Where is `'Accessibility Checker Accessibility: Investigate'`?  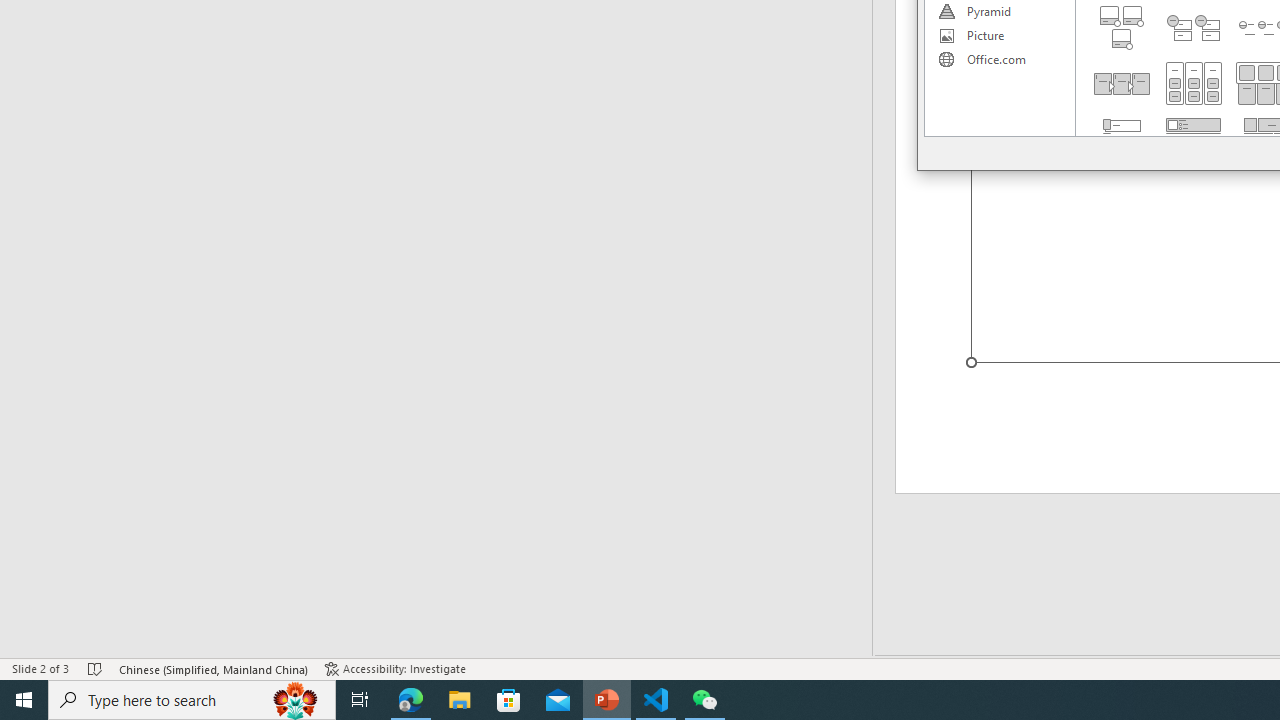 'Accessibility Checker Accessibility: Investigate' is located at coordinates (395, 669).